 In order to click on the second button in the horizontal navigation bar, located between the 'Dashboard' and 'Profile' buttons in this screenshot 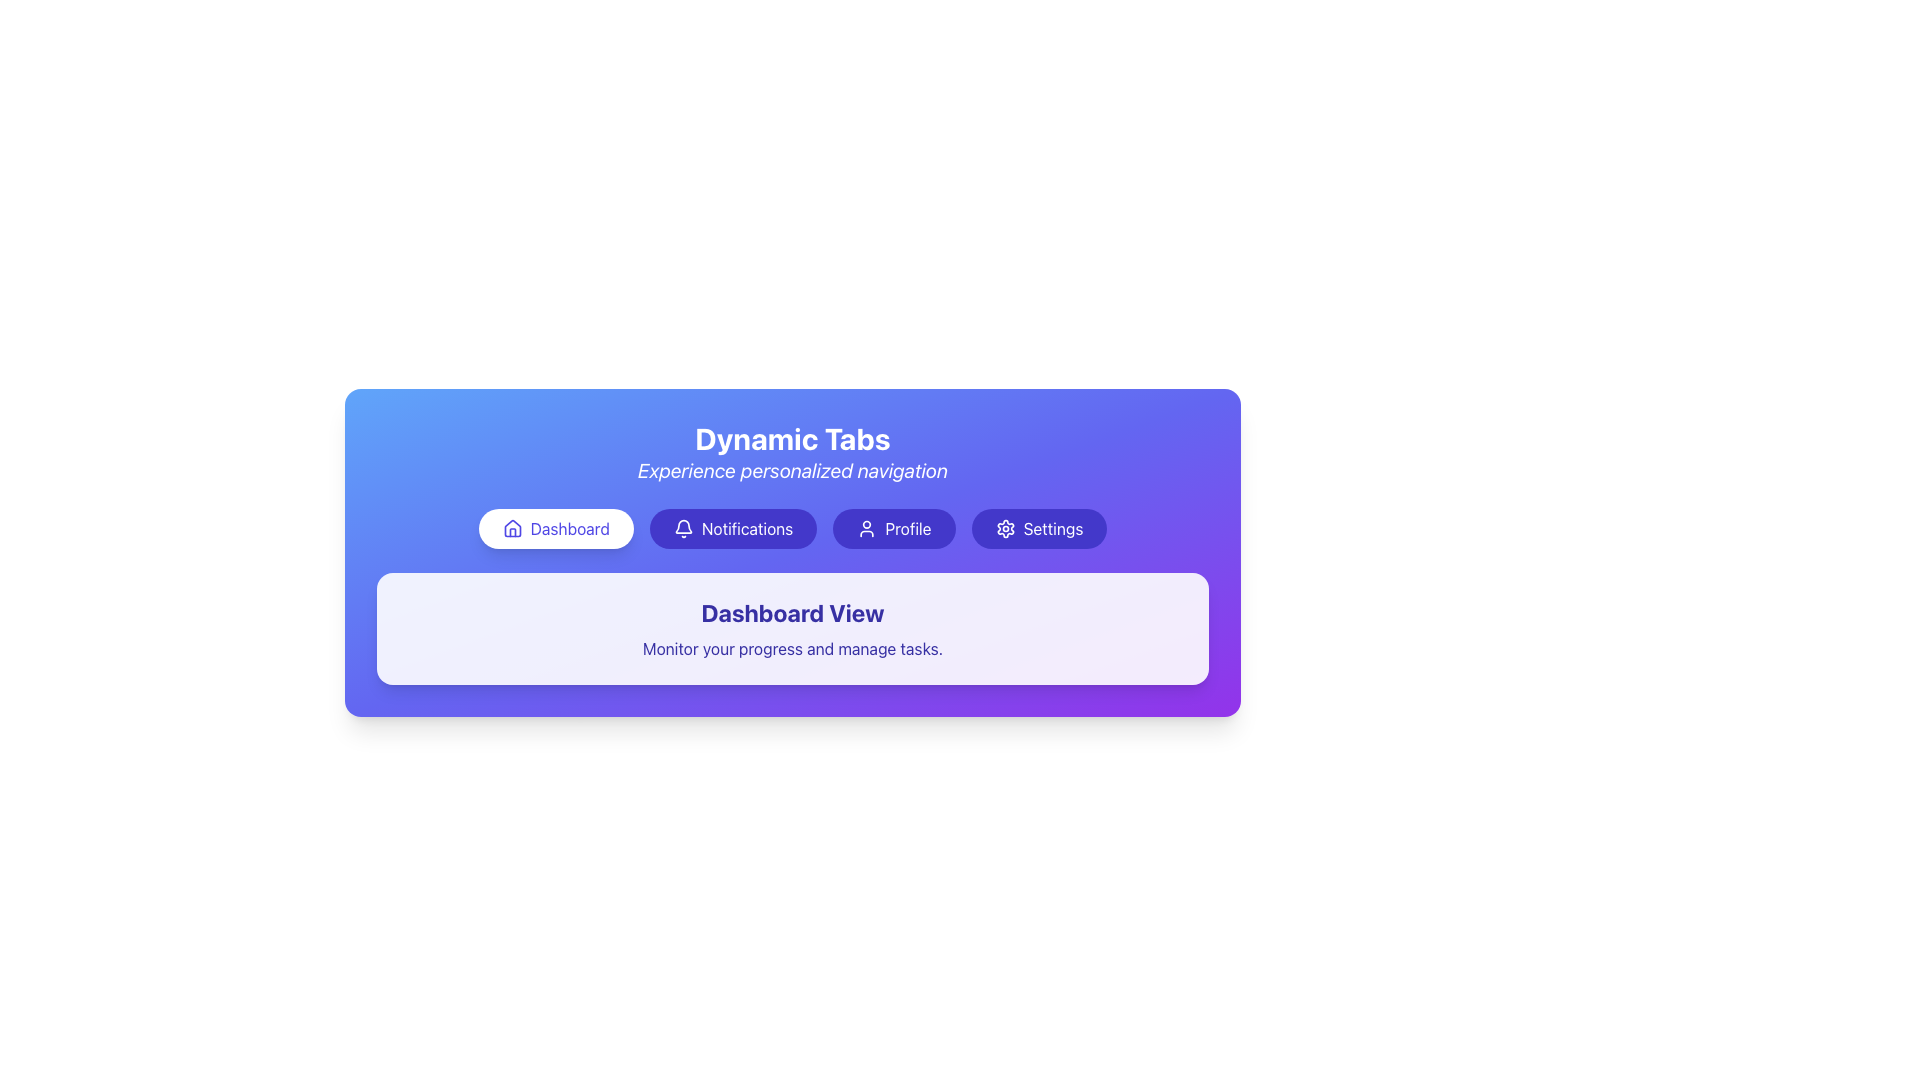, I will do `click(732, 527)`.